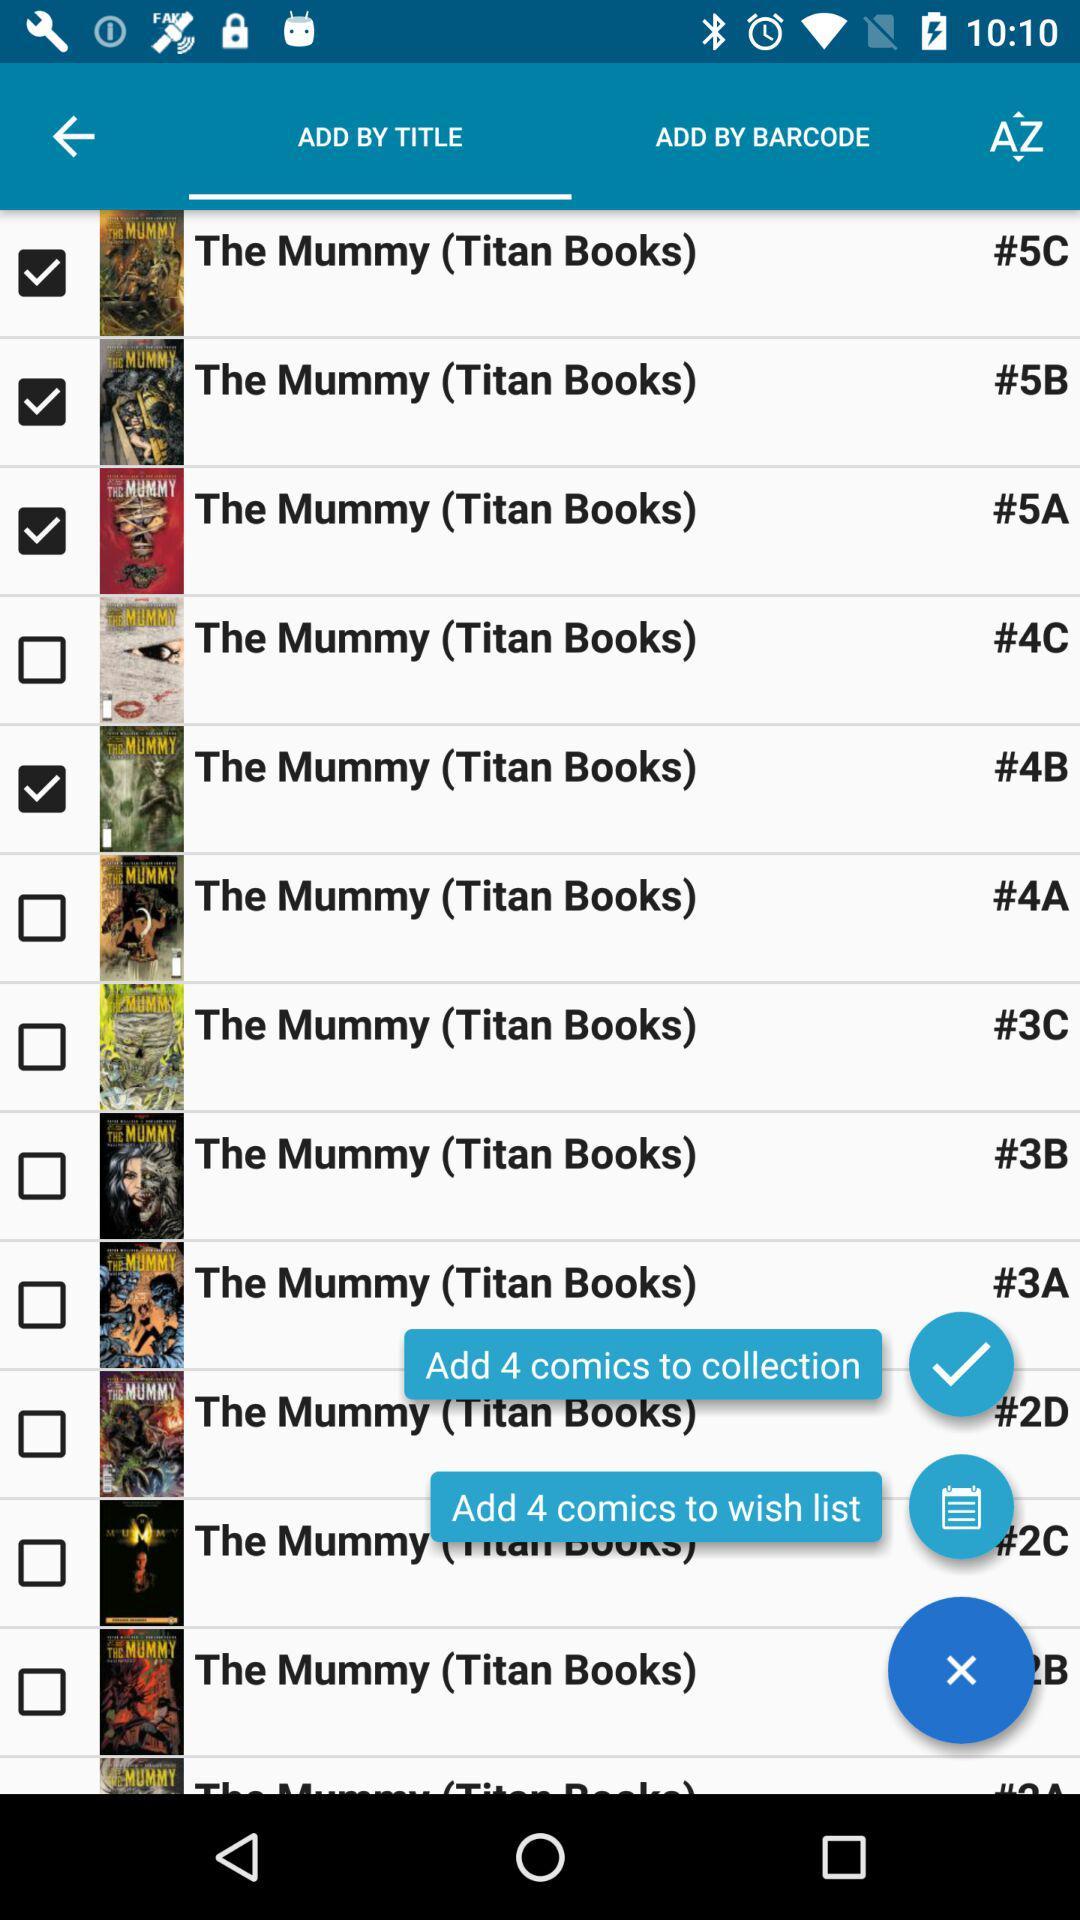  I want to click on the icon next to the mummy titan item, so click(1031, 378).